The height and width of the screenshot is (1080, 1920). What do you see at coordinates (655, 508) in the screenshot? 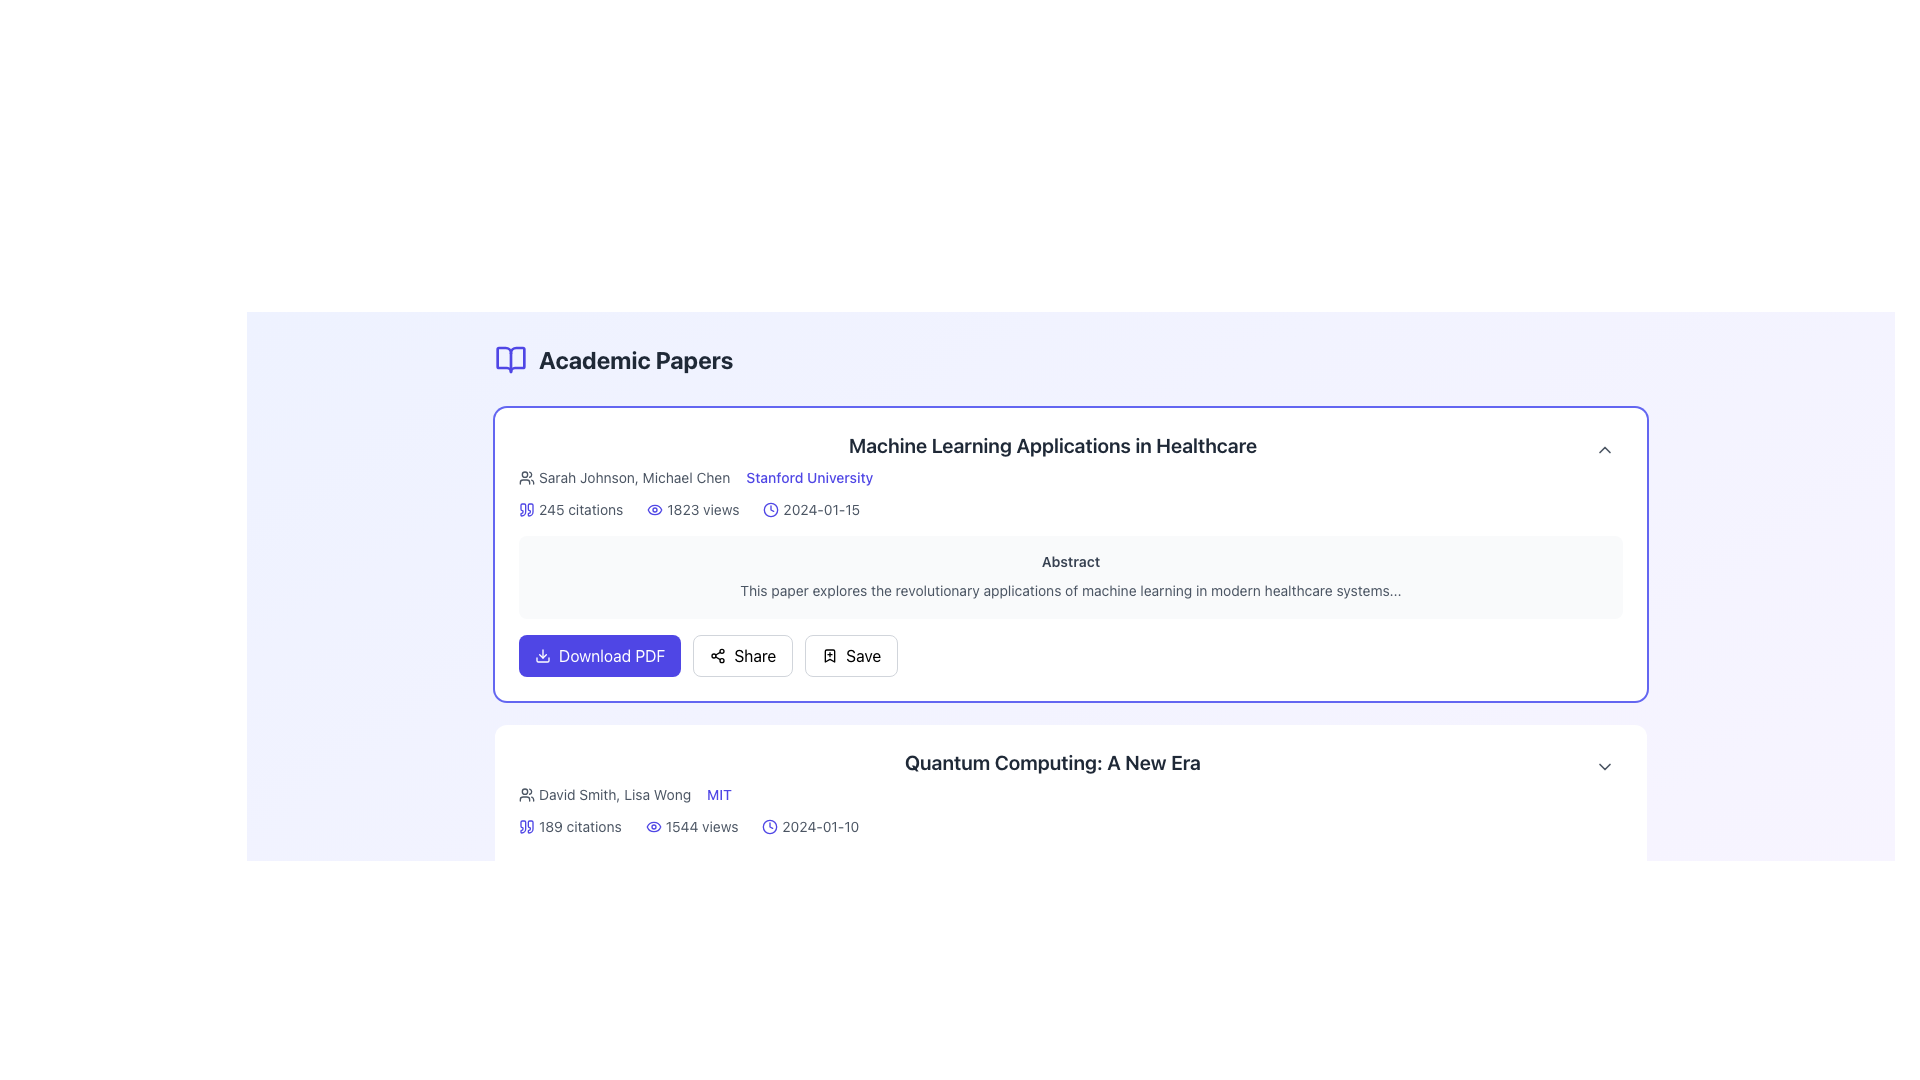
I see `the elliptical component of the eye icon located at the right-hand side of the row for 'Machine Learning Applications in Healthcare'` at bounding box center [655, 508].